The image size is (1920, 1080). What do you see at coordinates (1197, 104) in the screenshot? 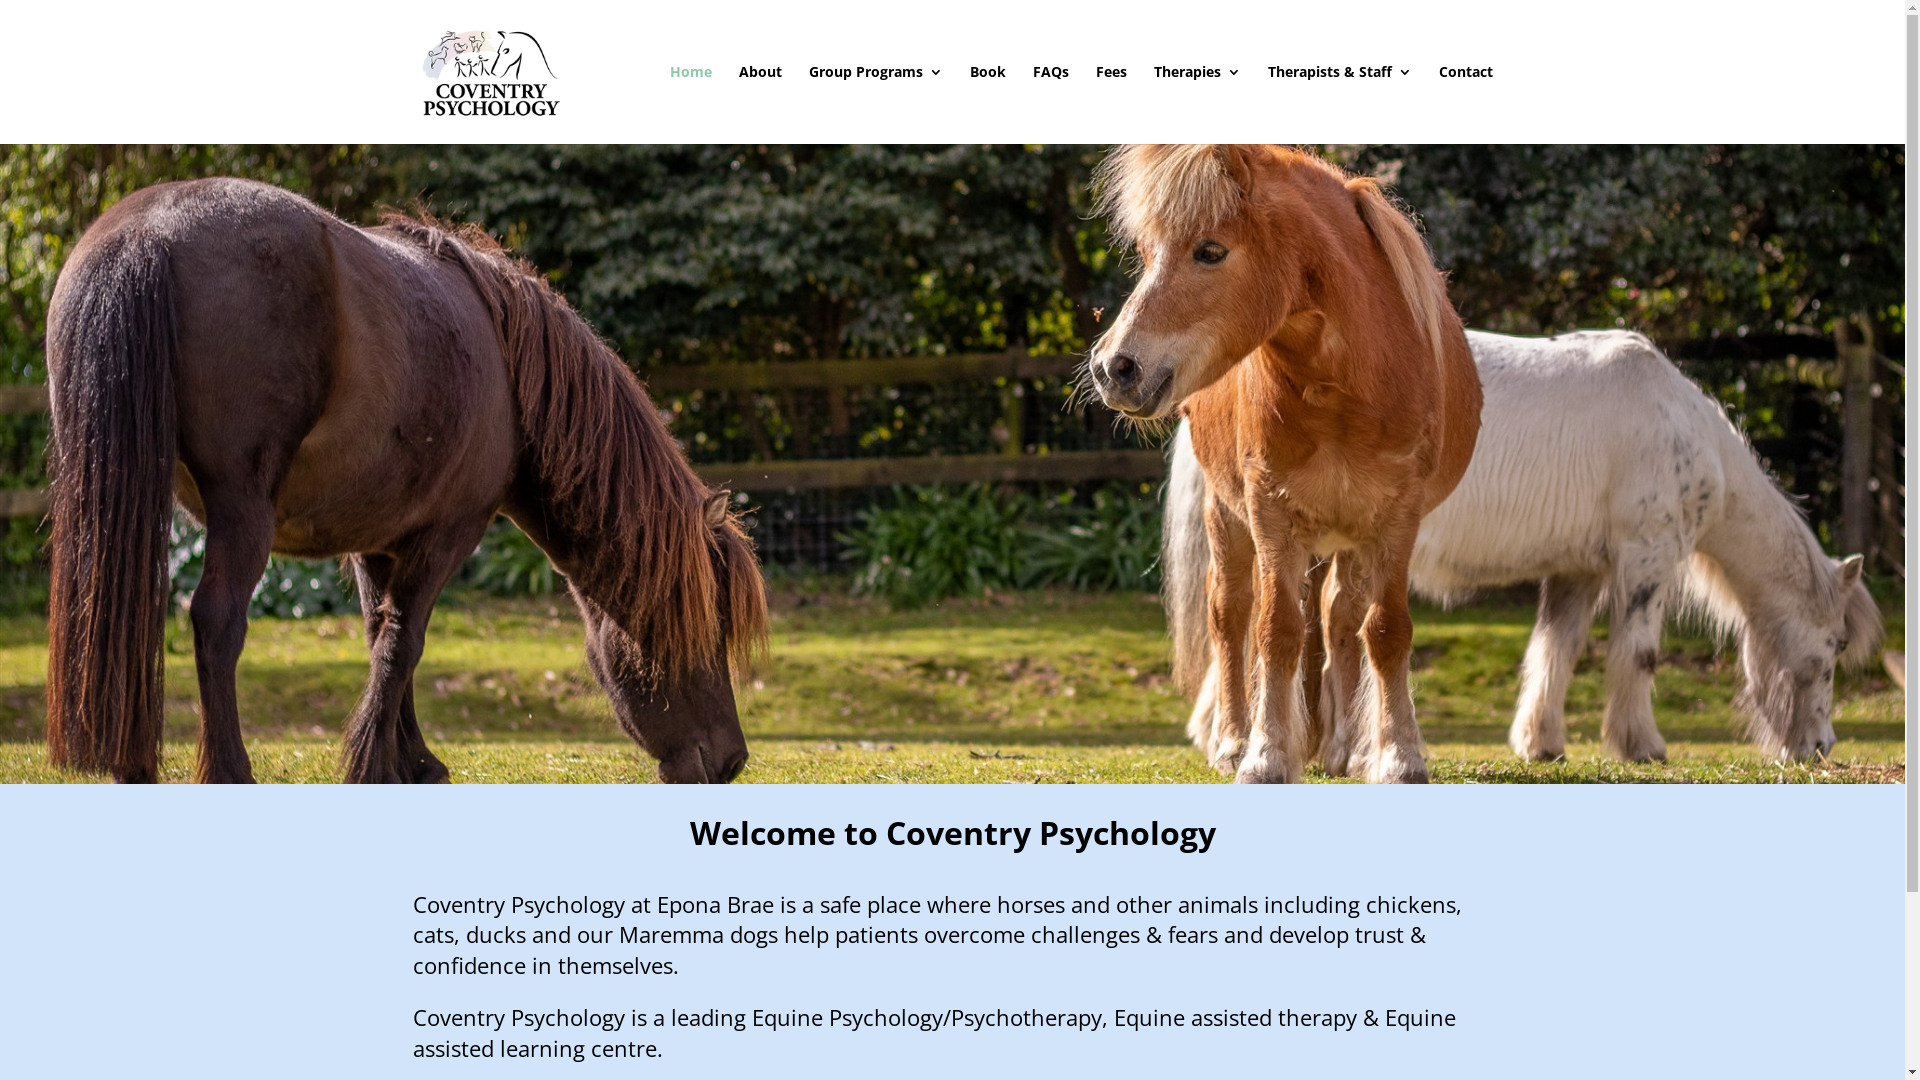
I see `'Therapies'` at bounding box center [1197, 104].